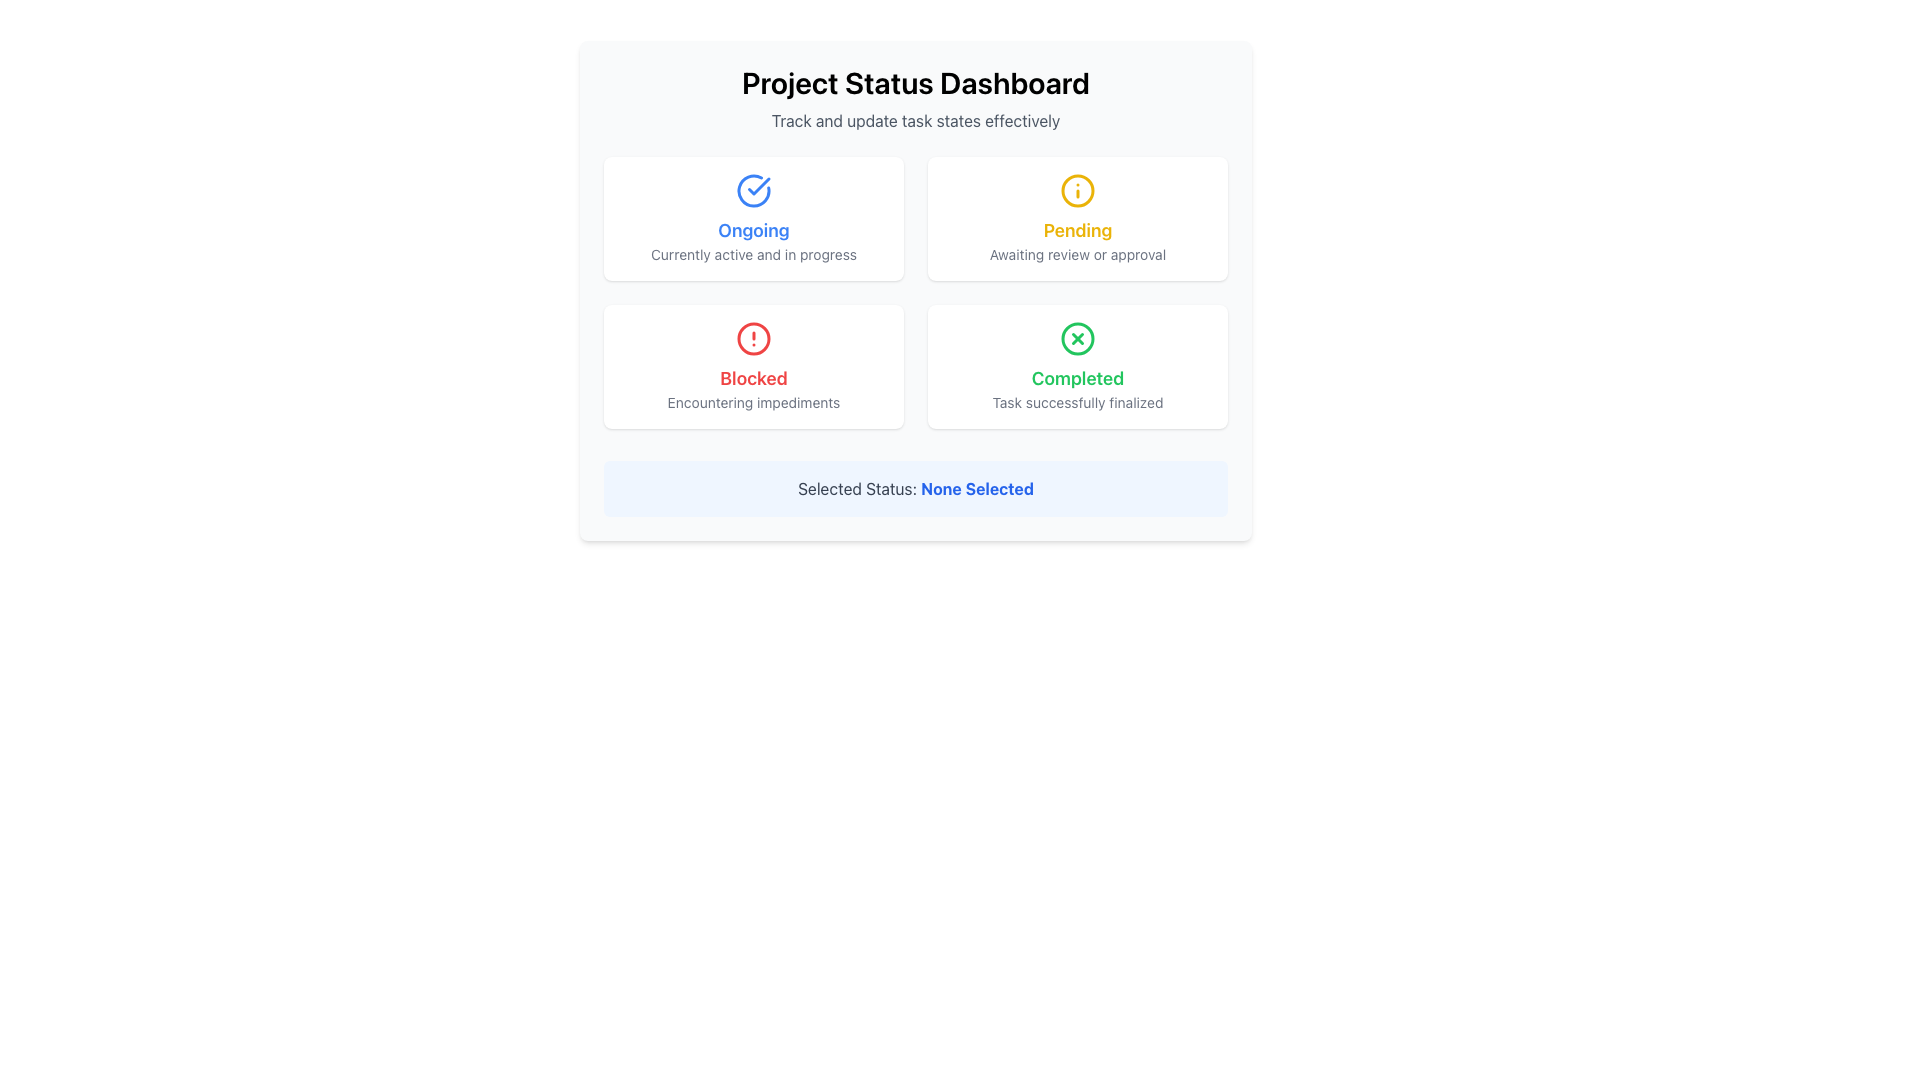 Image resolution: width=1920 pixels, height=1080 pixels. I want to click on the text label displaying 'Selected Status: None Selected', which is styled with gray and bold blue text within a rounded light blue background, so click(915, 489).